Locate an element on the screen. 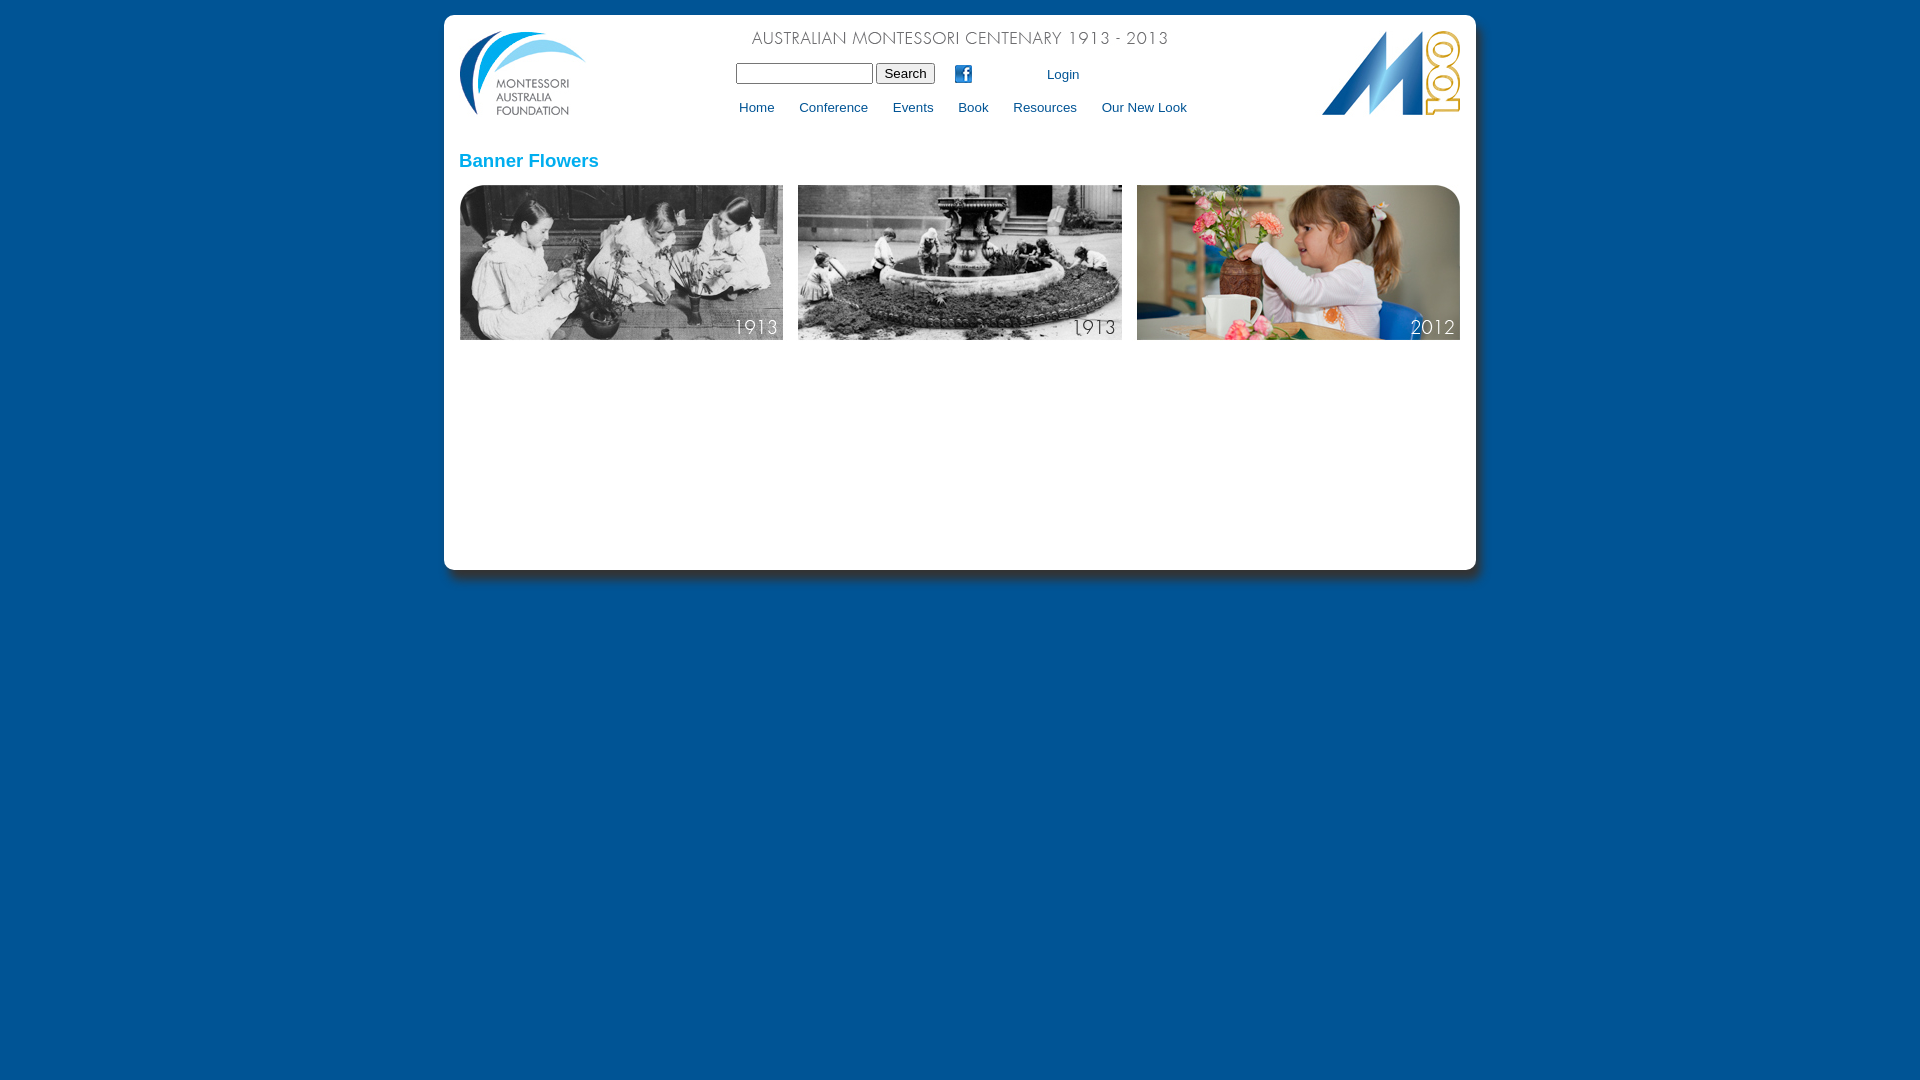  'Resources' is located at coordinates (1042, 107).